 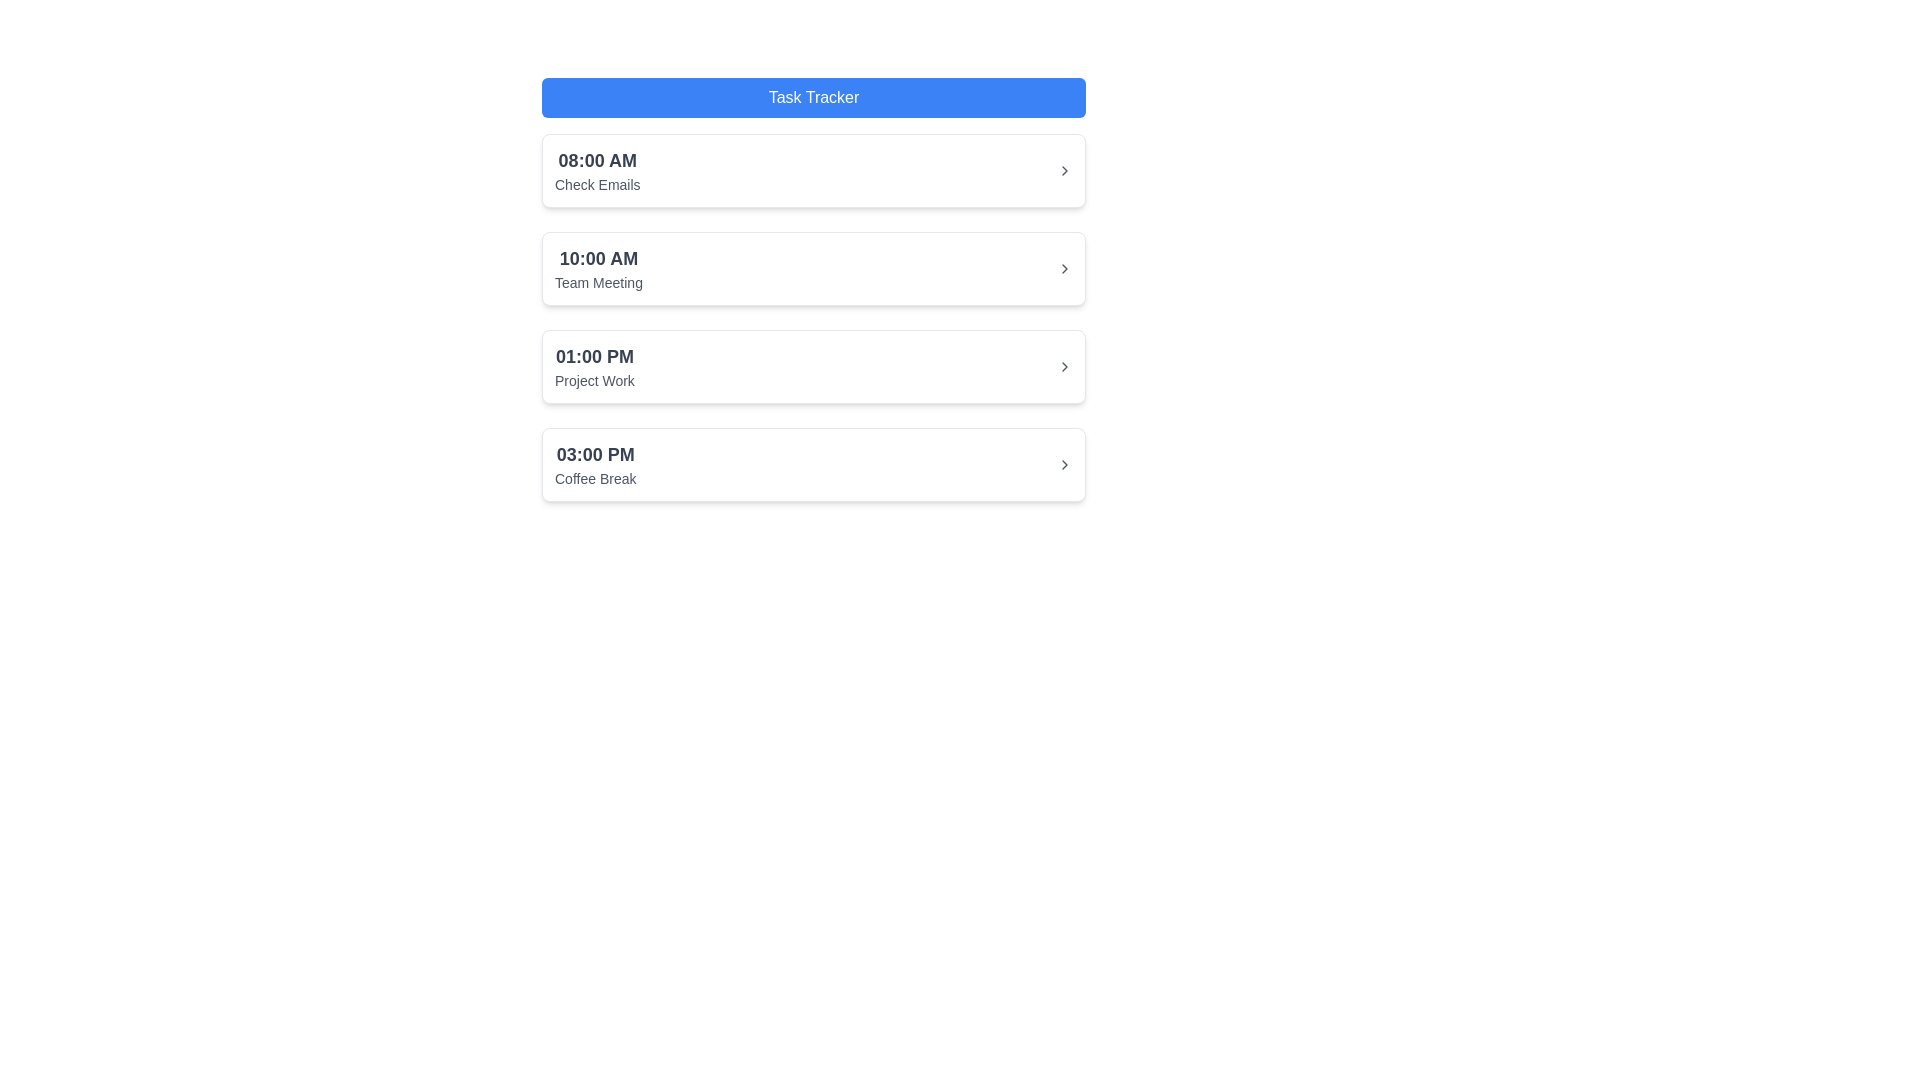 What do you see at coordinates (594, 356) in the screenshot?
I see `the static text label displaying the time of a scheduled task, located above 'Project Work' and between '10:00 AM' and '03:00 PM'` at bounding box center [594, 356].